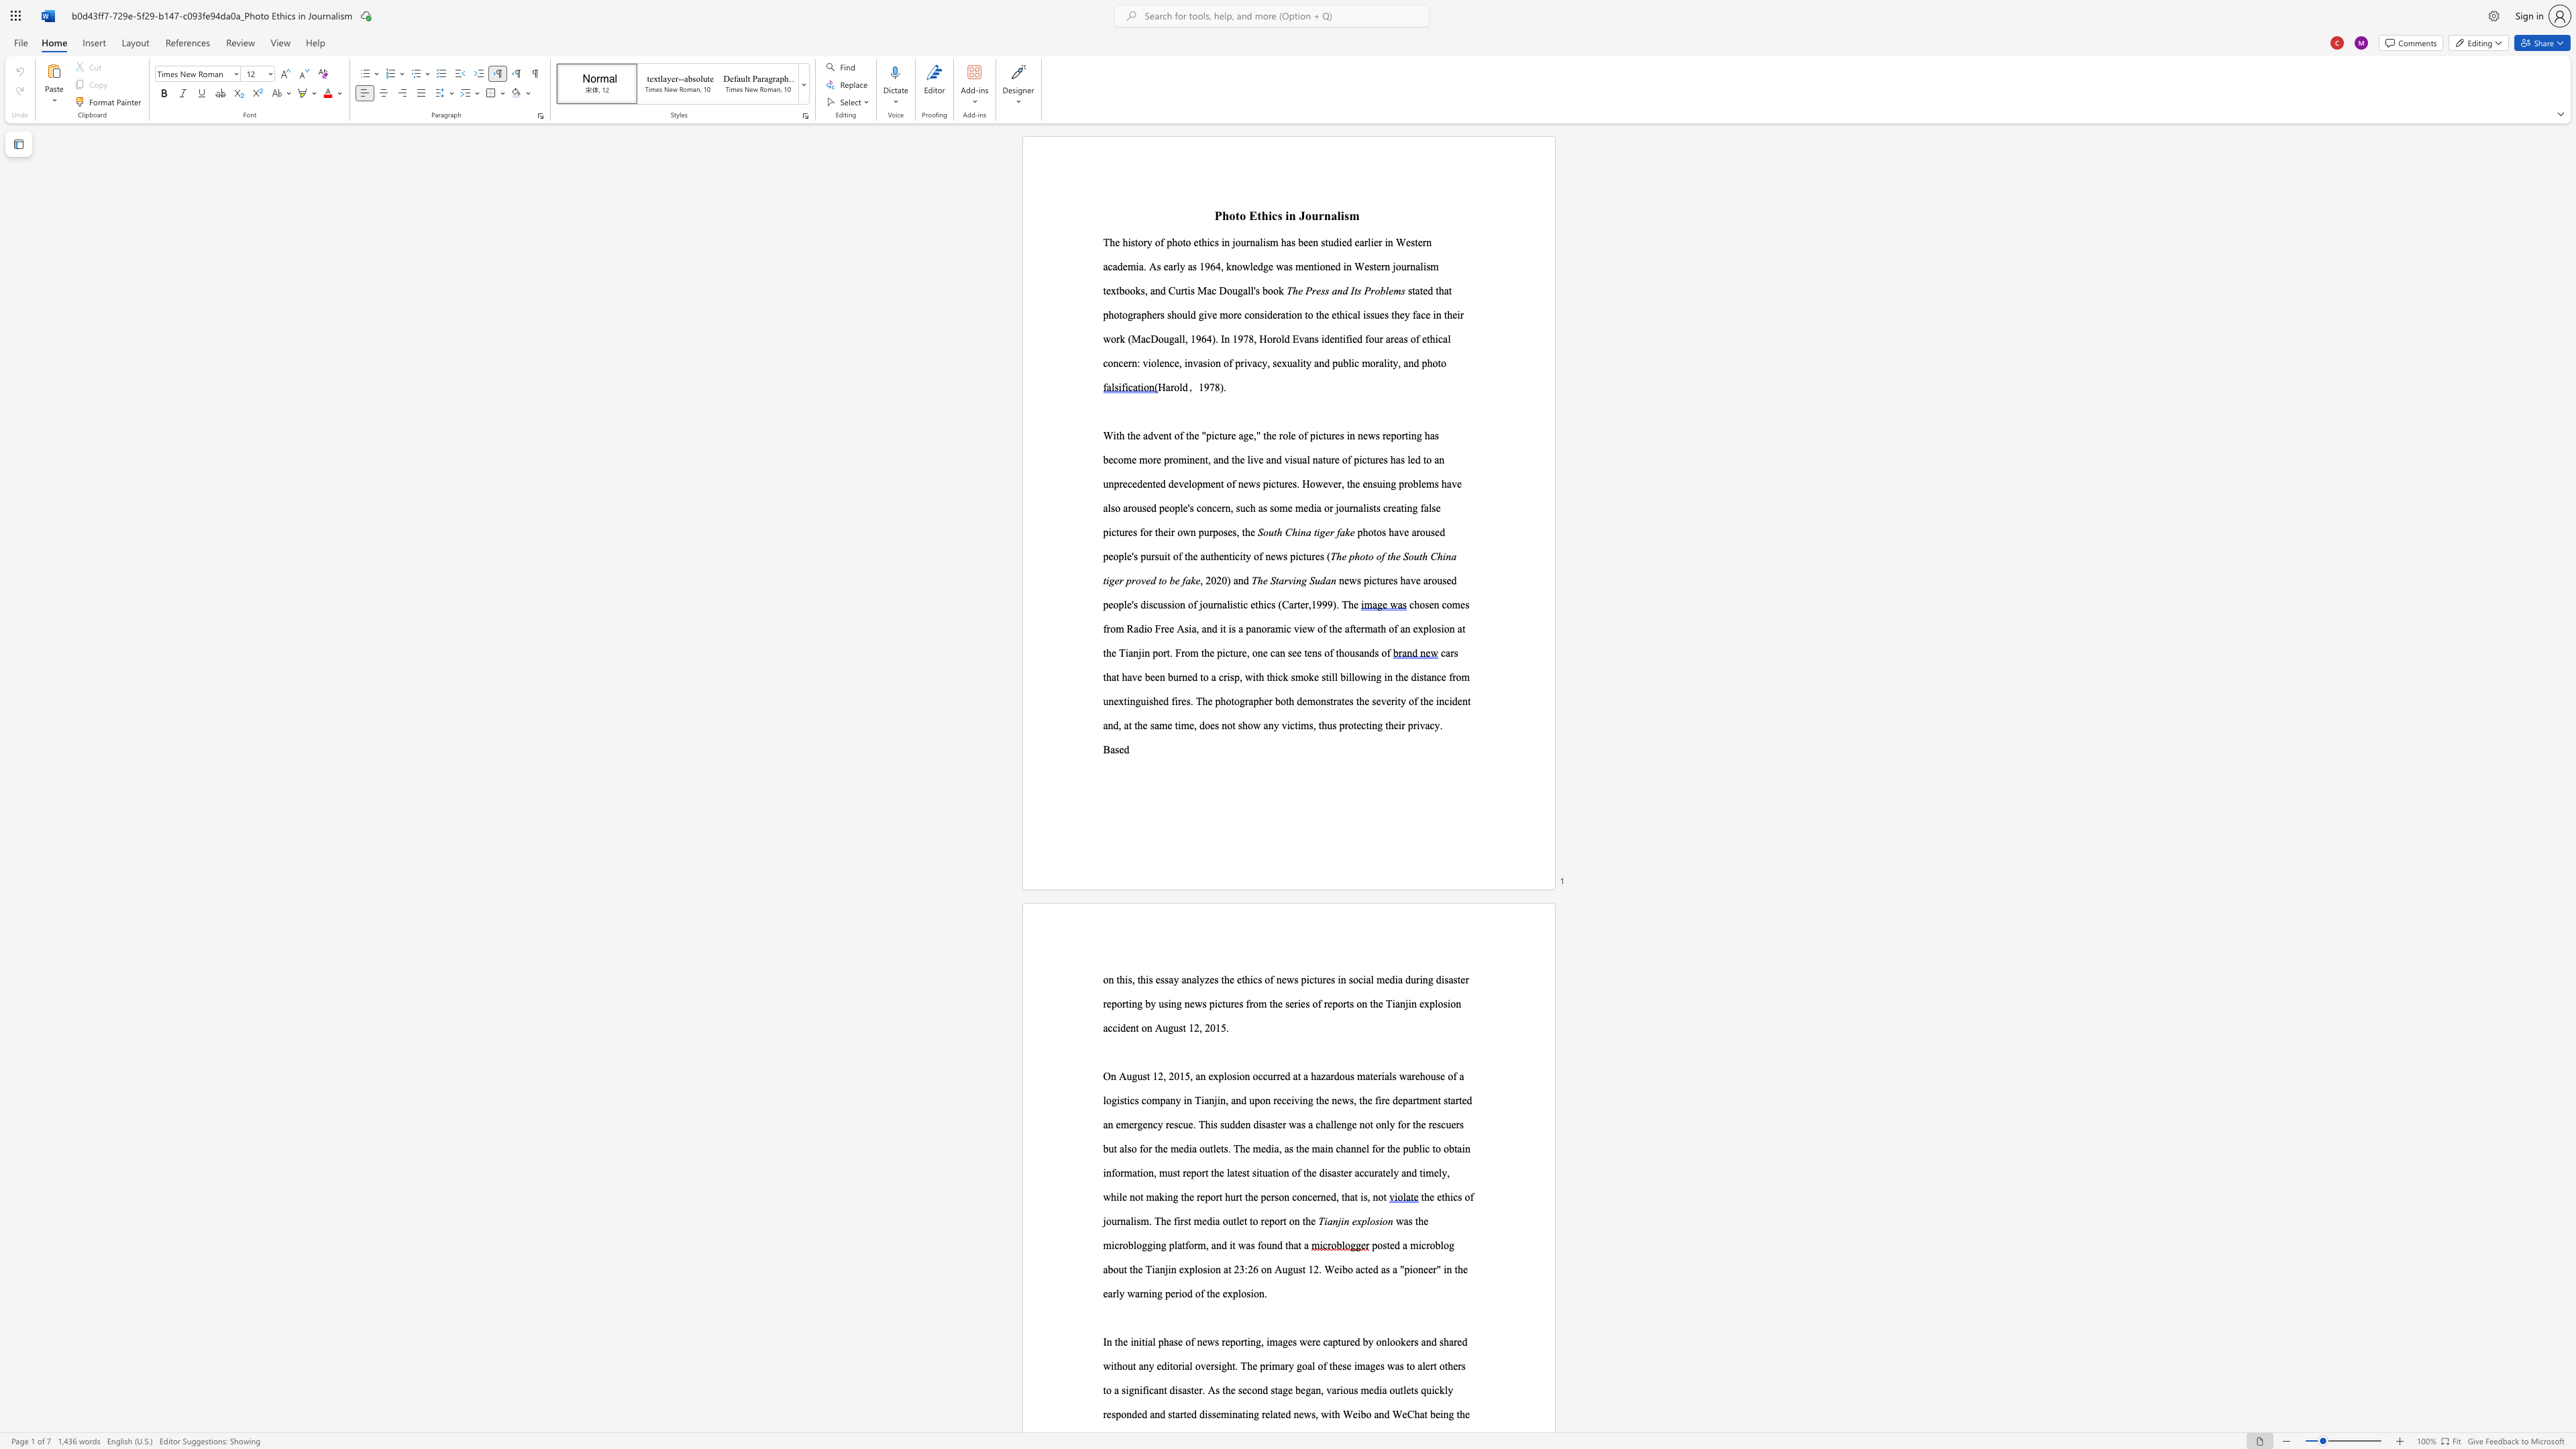  I want to click on the 7th character "n" in the text, so click(1411, 362).